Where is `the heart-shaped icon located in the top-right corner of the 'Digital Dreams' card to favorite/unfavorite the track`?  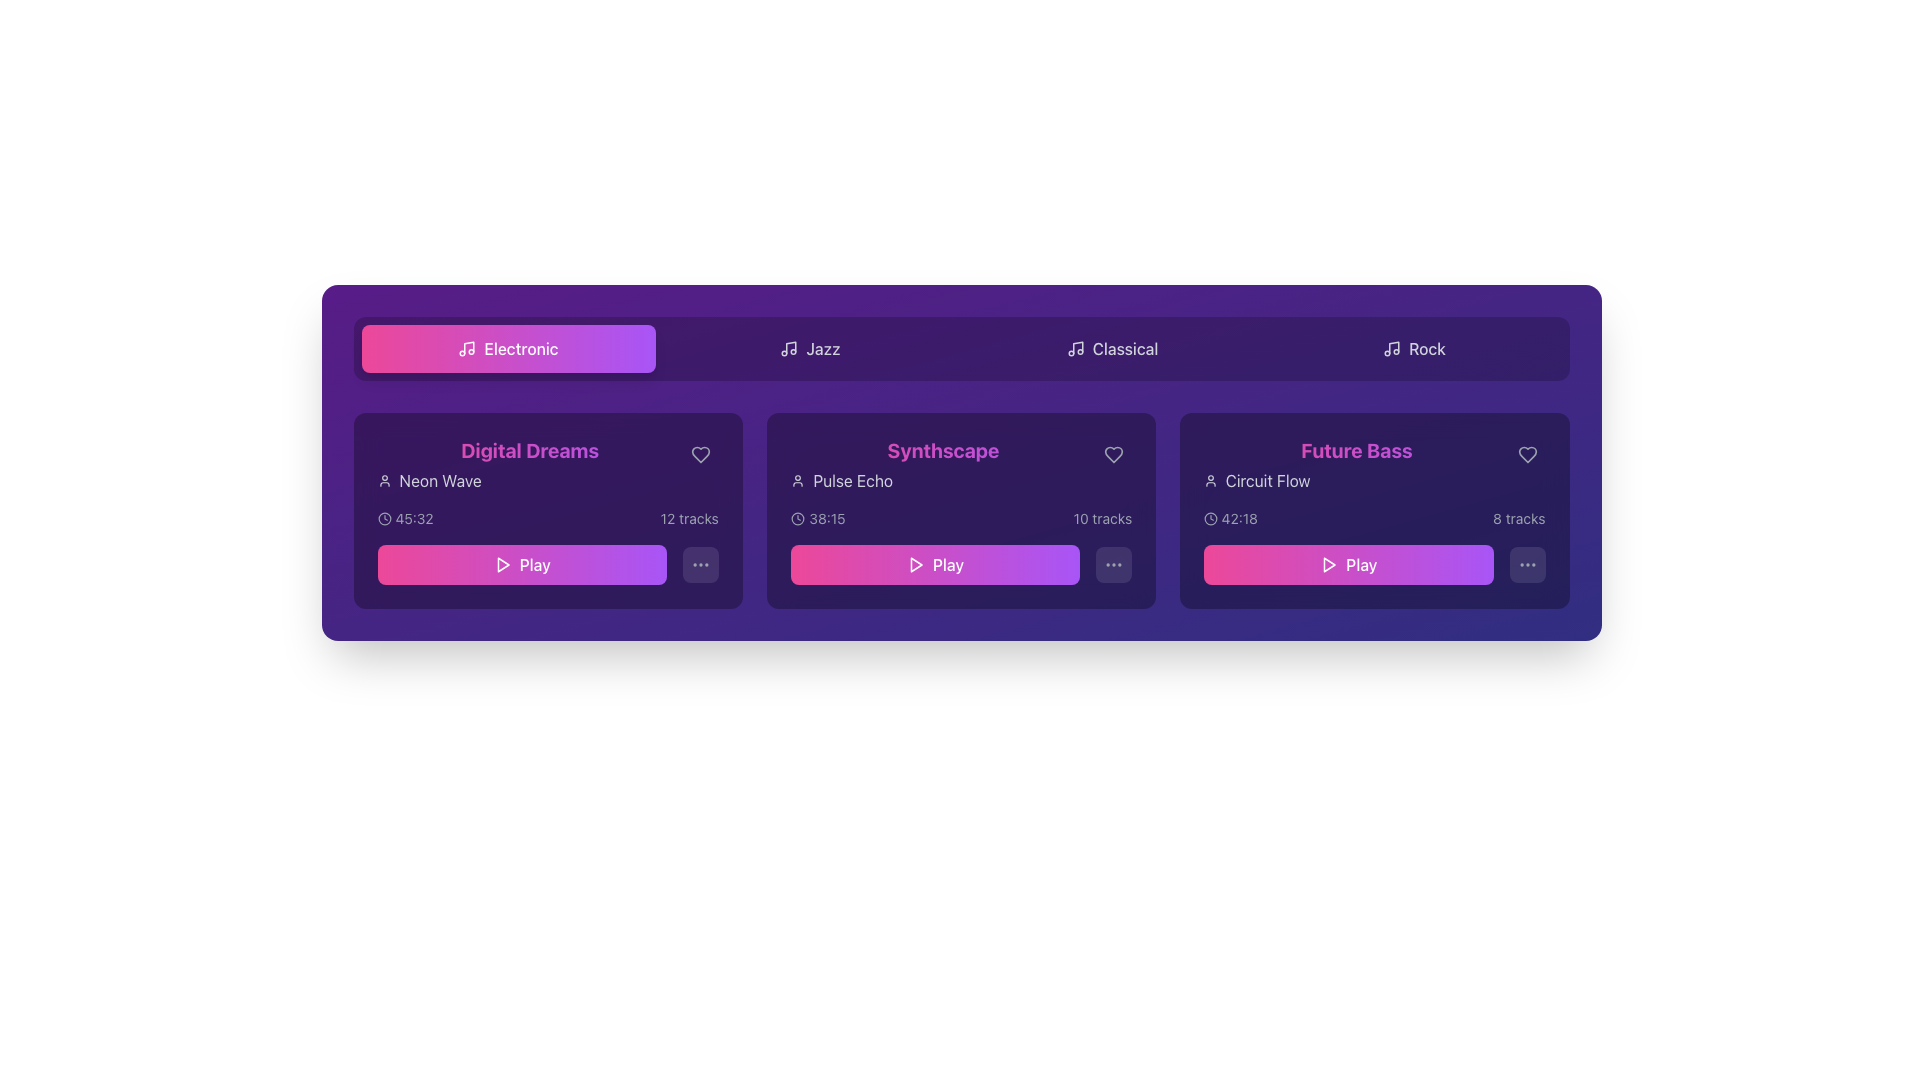 the heart-shaped icon located in the top-right corner of the 'Digital Dreams' card to favorite/unfavorite the track is located at coordinates (700, 455).